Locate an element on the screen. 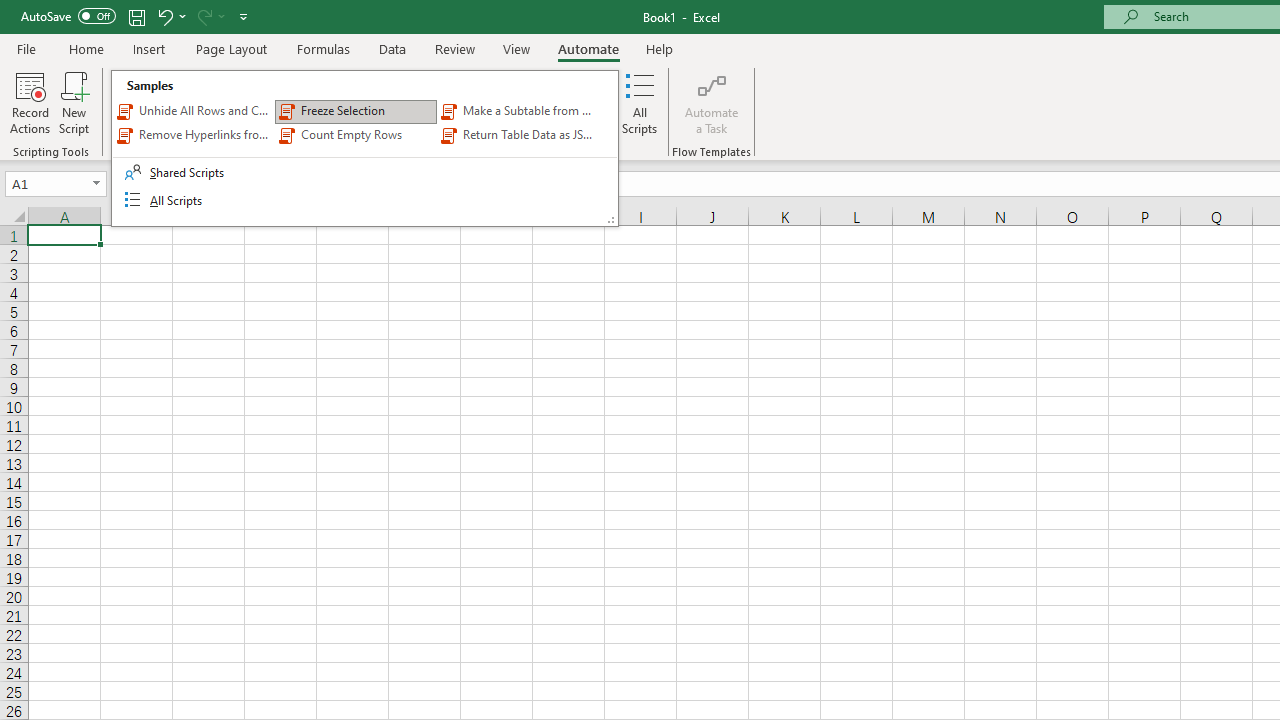 The height and width of the screenshot is (720, 1280). 'Automate a Task' is located at coordinates (712, 103).